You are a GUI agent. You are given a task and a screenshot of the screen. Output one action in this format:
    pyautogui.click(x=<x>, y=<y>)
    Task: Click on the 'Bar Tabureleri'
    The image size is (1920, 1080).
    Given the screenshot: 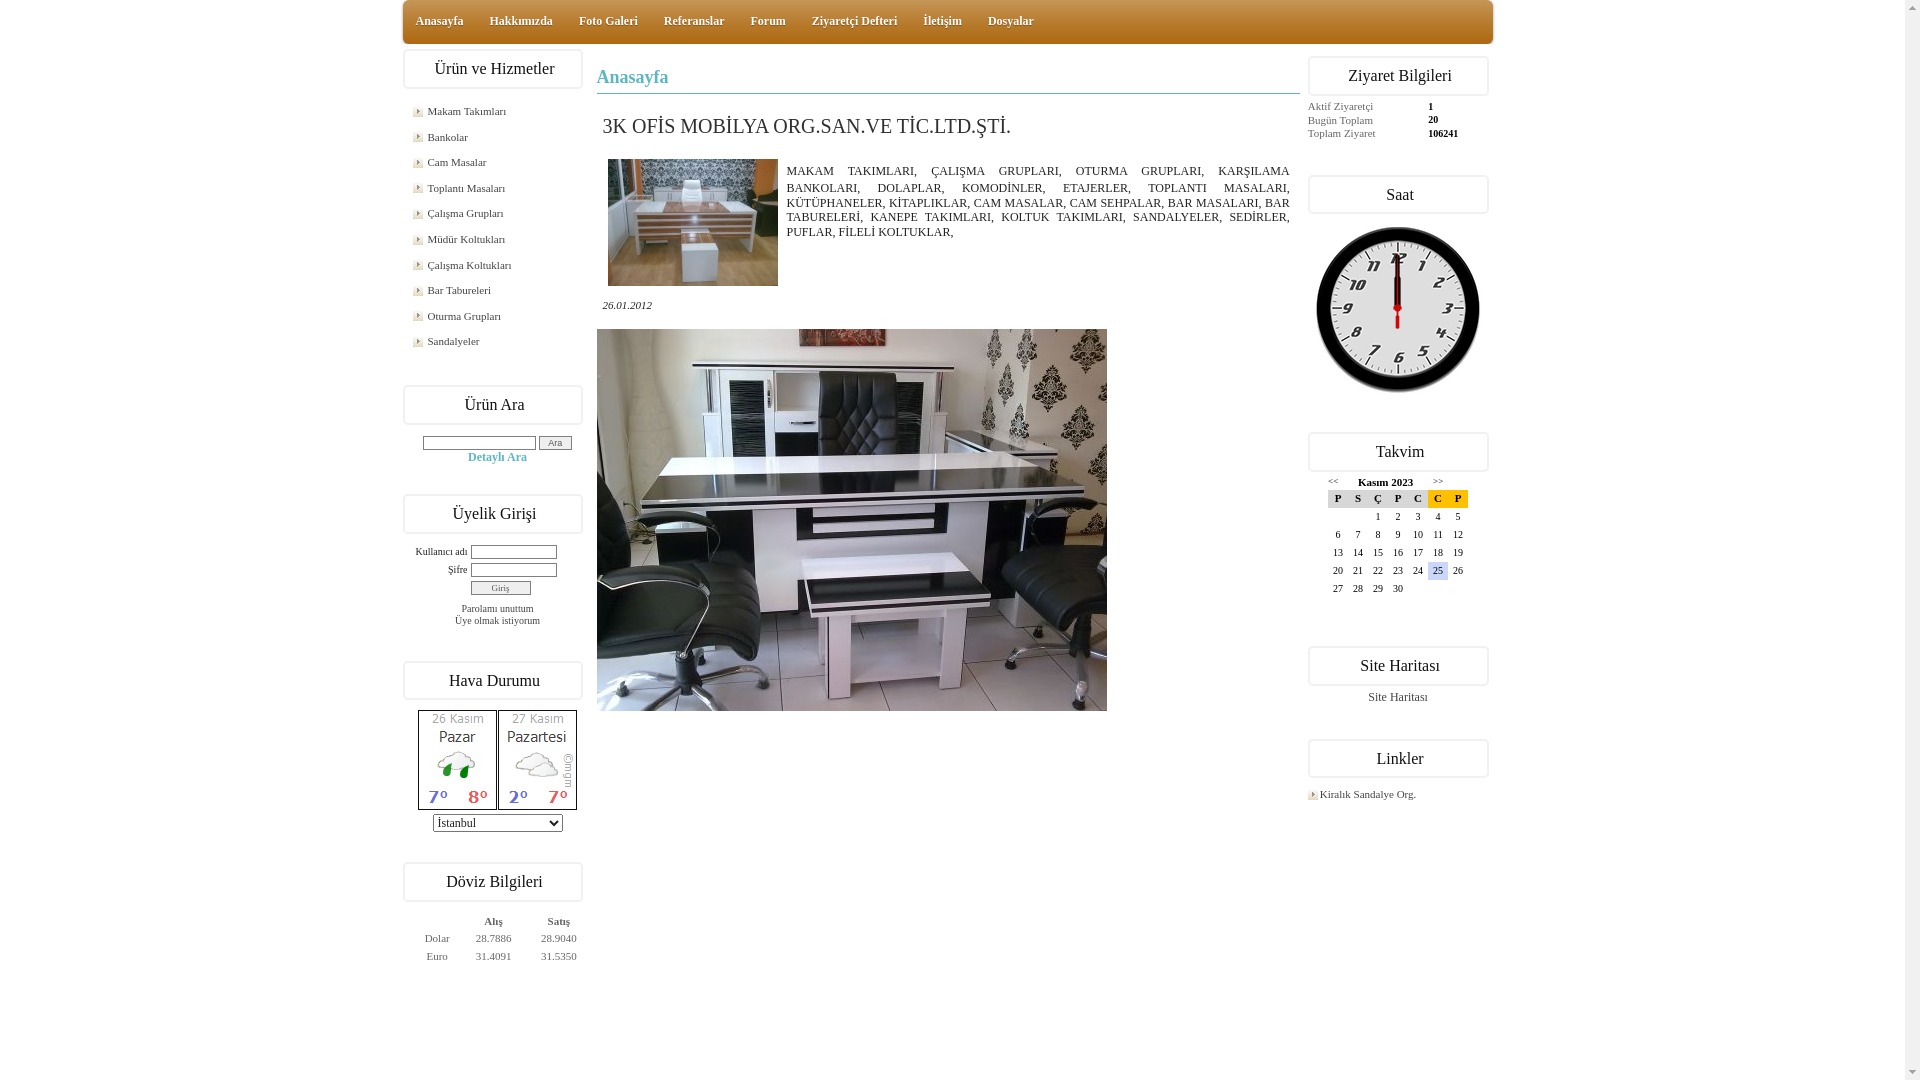 What is the action you would take?
    pyautogui.click(x=497, y=290)
    